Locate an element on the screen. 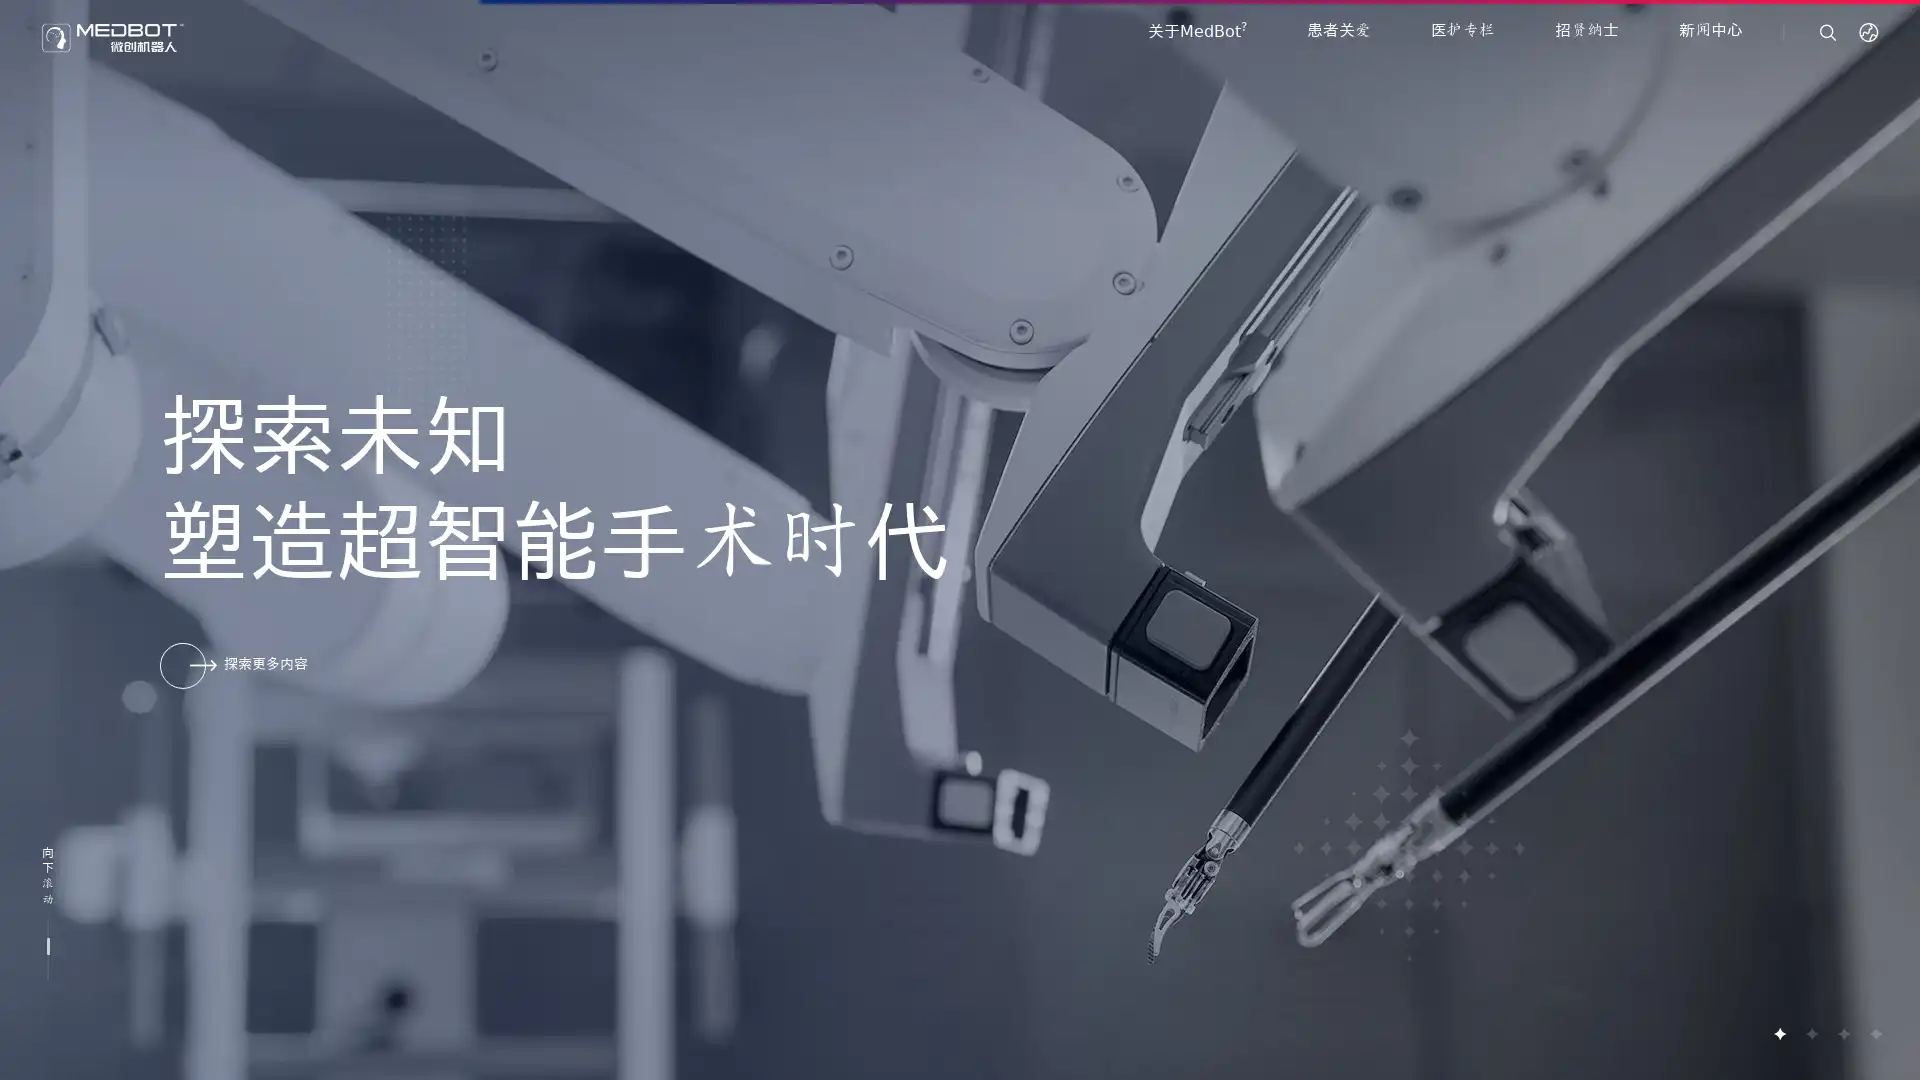 This screenshot has height=1080, width=1920. Go to slide 1 is located at coordinates (1779, 1033).